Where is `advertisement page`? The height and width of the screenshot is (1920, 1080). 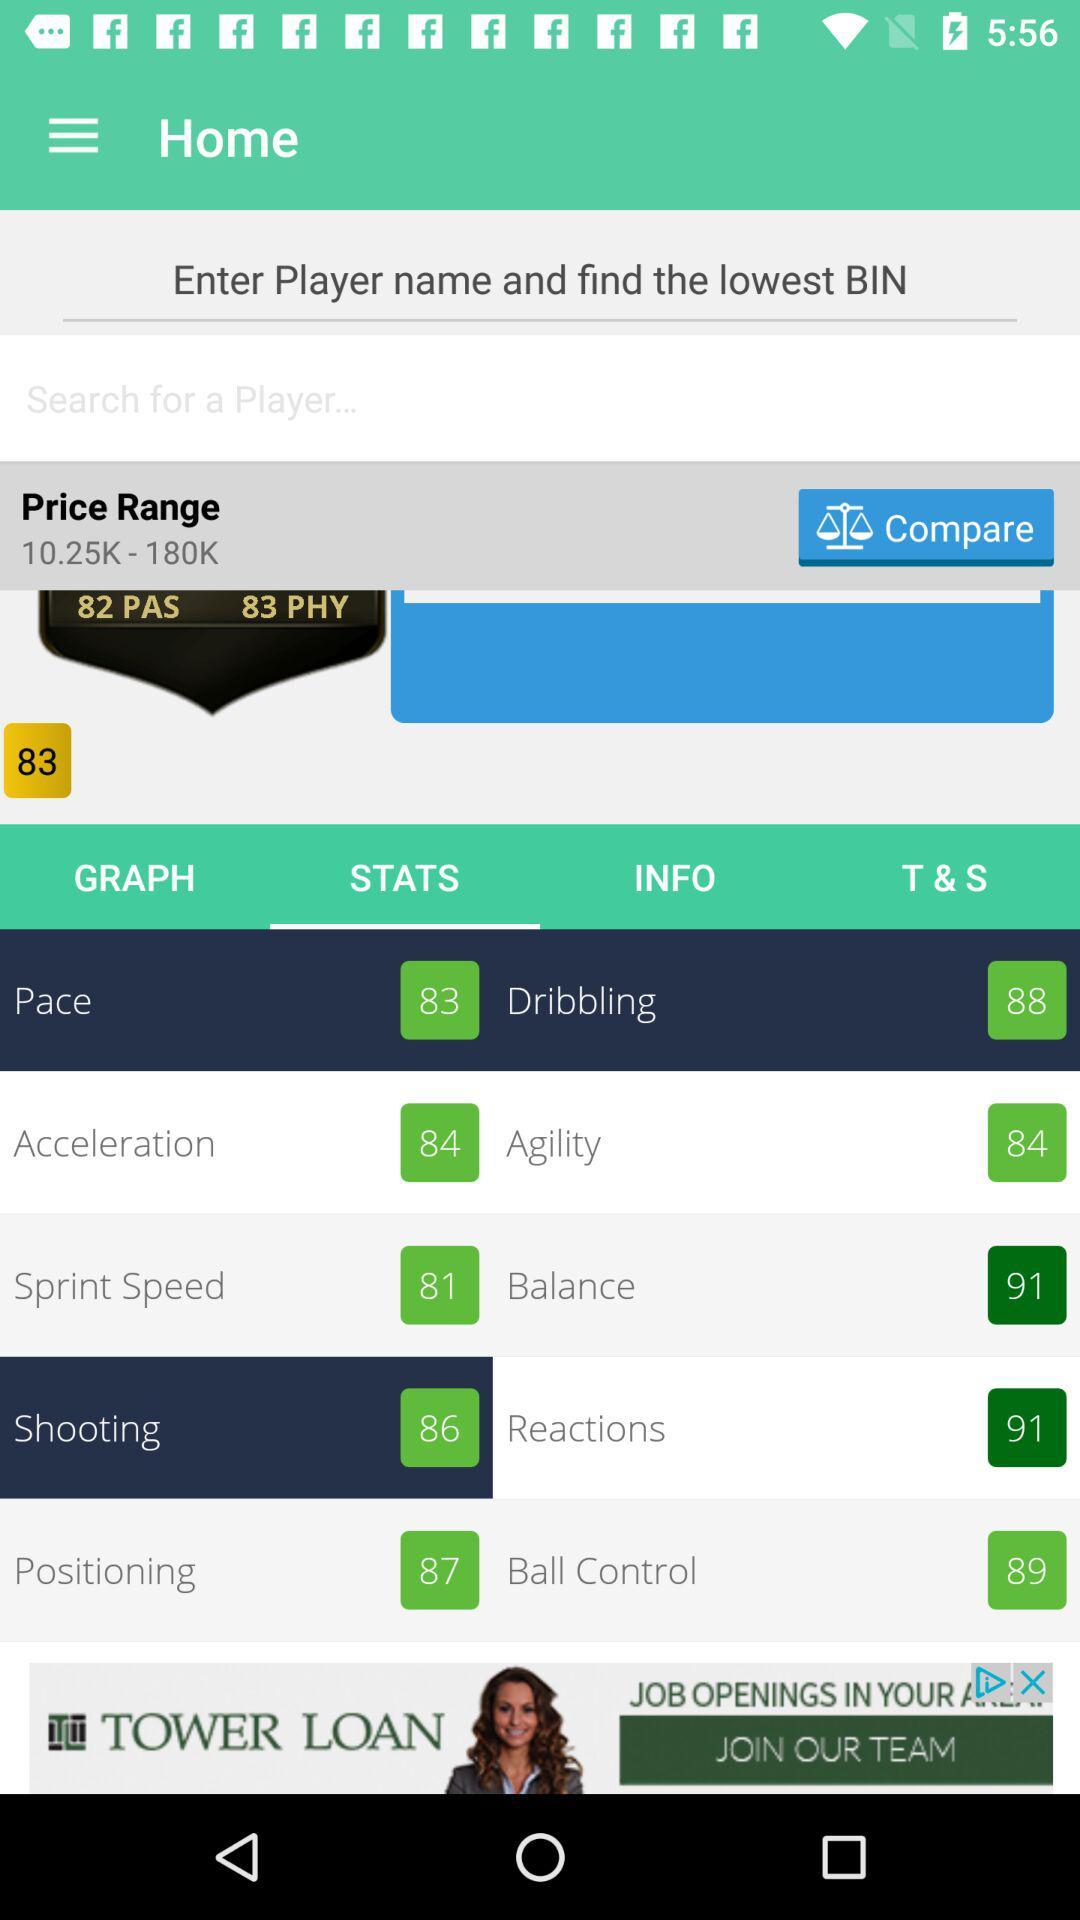
advertisement page is located at coordinates (540, 1727).